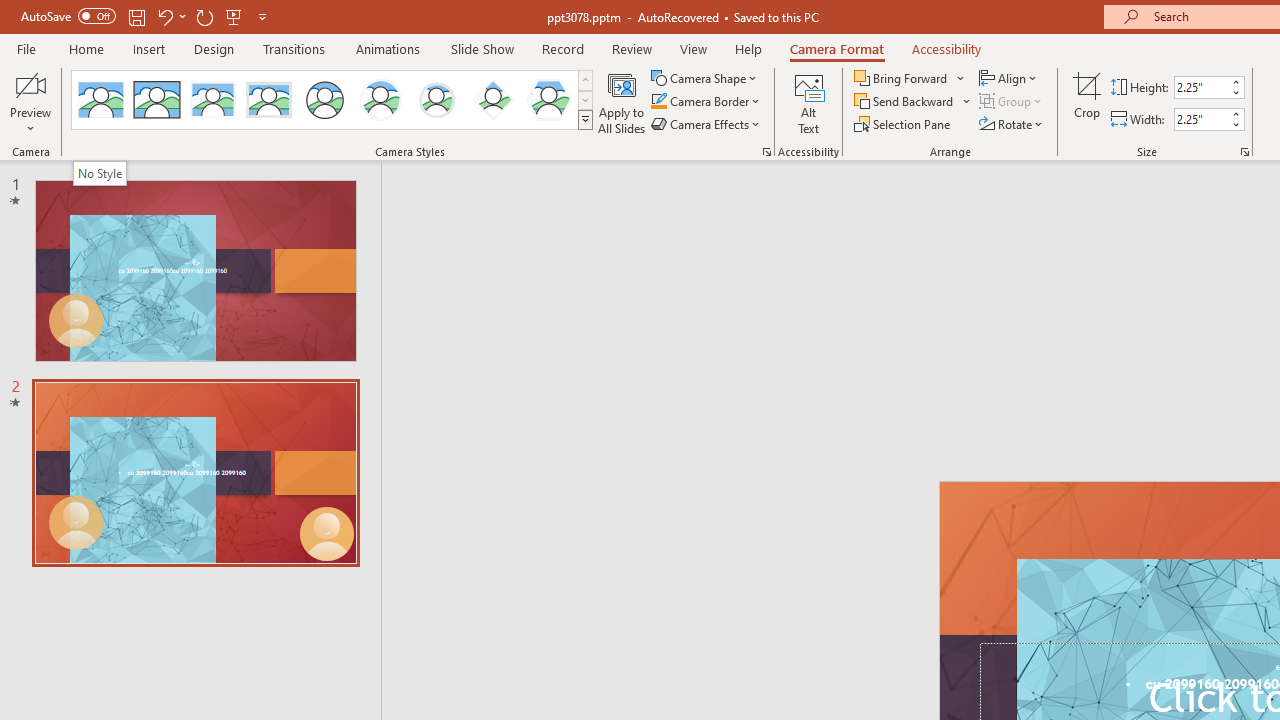  What do you see at coordinates (837, 48) in the screenshot?
I see `'Camera Format'` at bounding box center [837, 48].